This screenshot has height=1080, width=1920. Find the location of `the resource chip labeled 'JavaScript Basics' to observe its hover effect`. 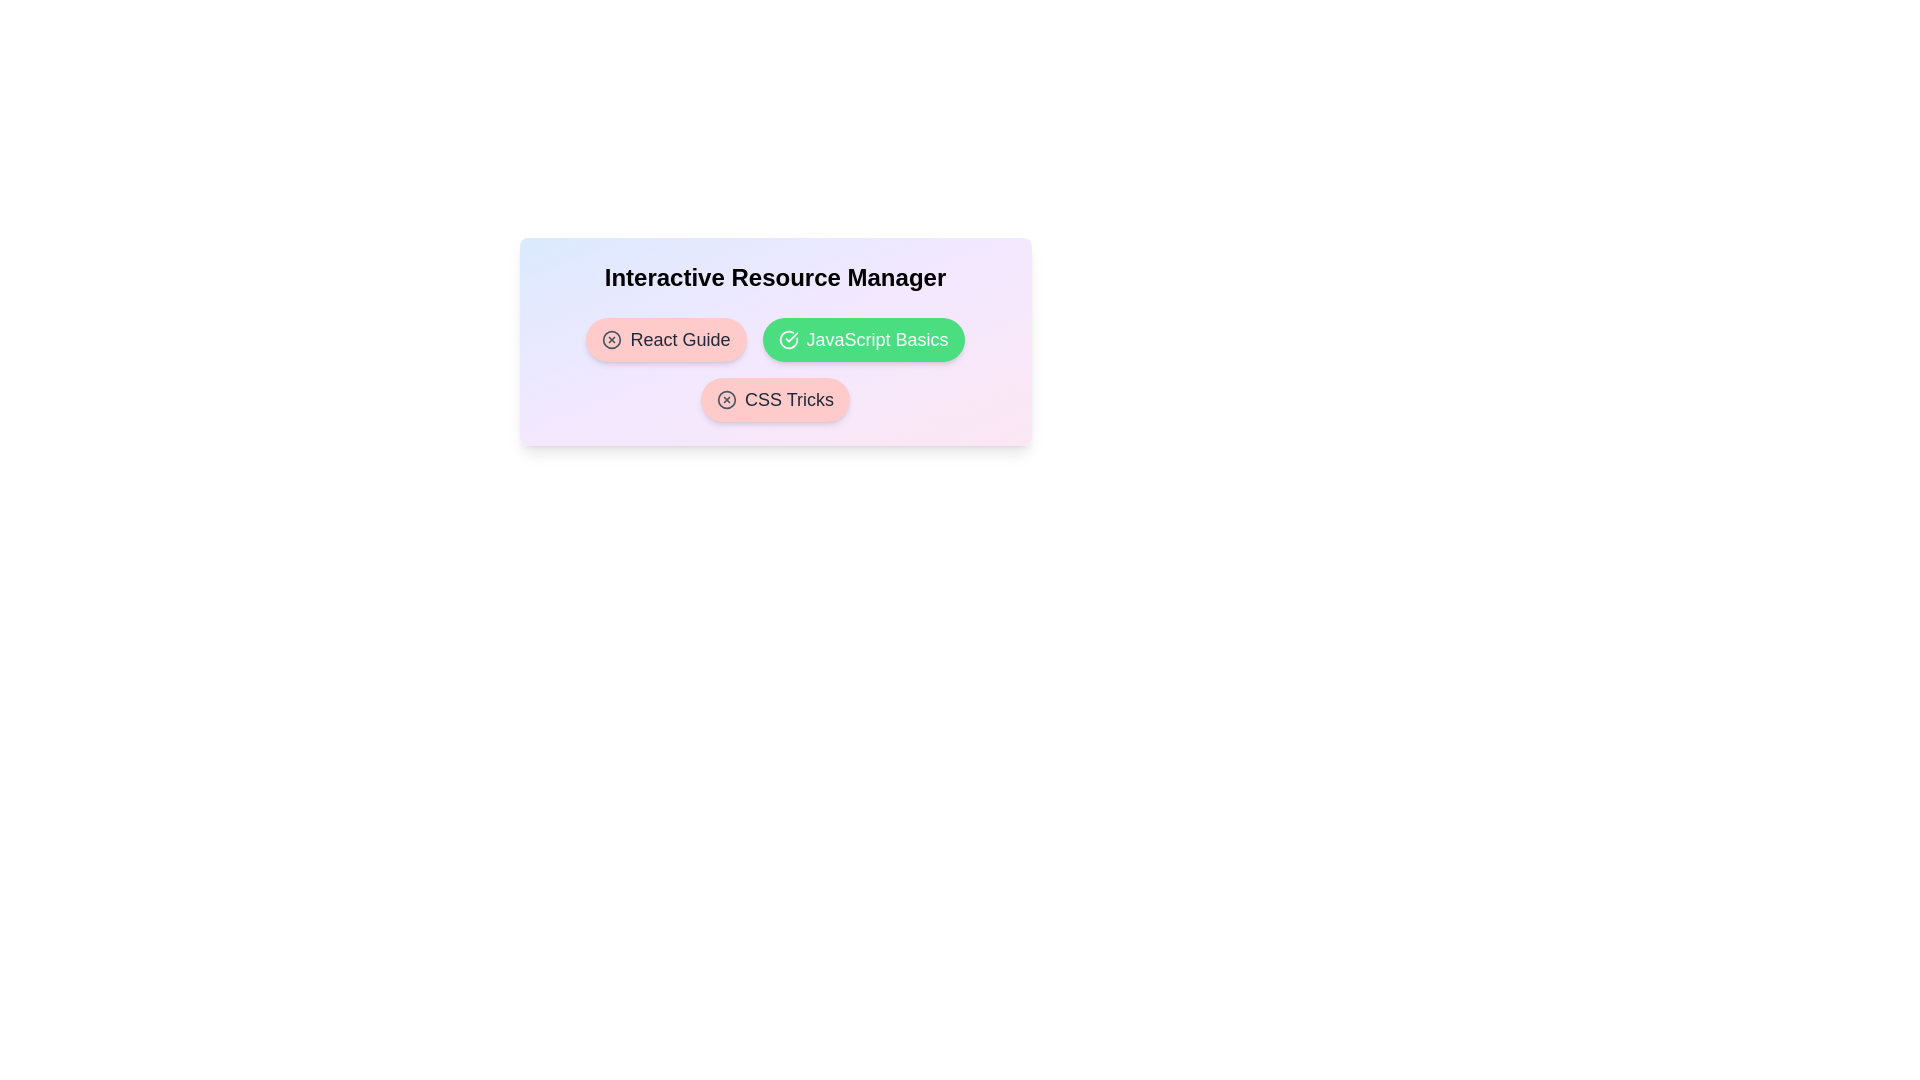

the resource chip labeled 'JavaScript Basics' to observe its hover effect is located at coordinates (863, 338).